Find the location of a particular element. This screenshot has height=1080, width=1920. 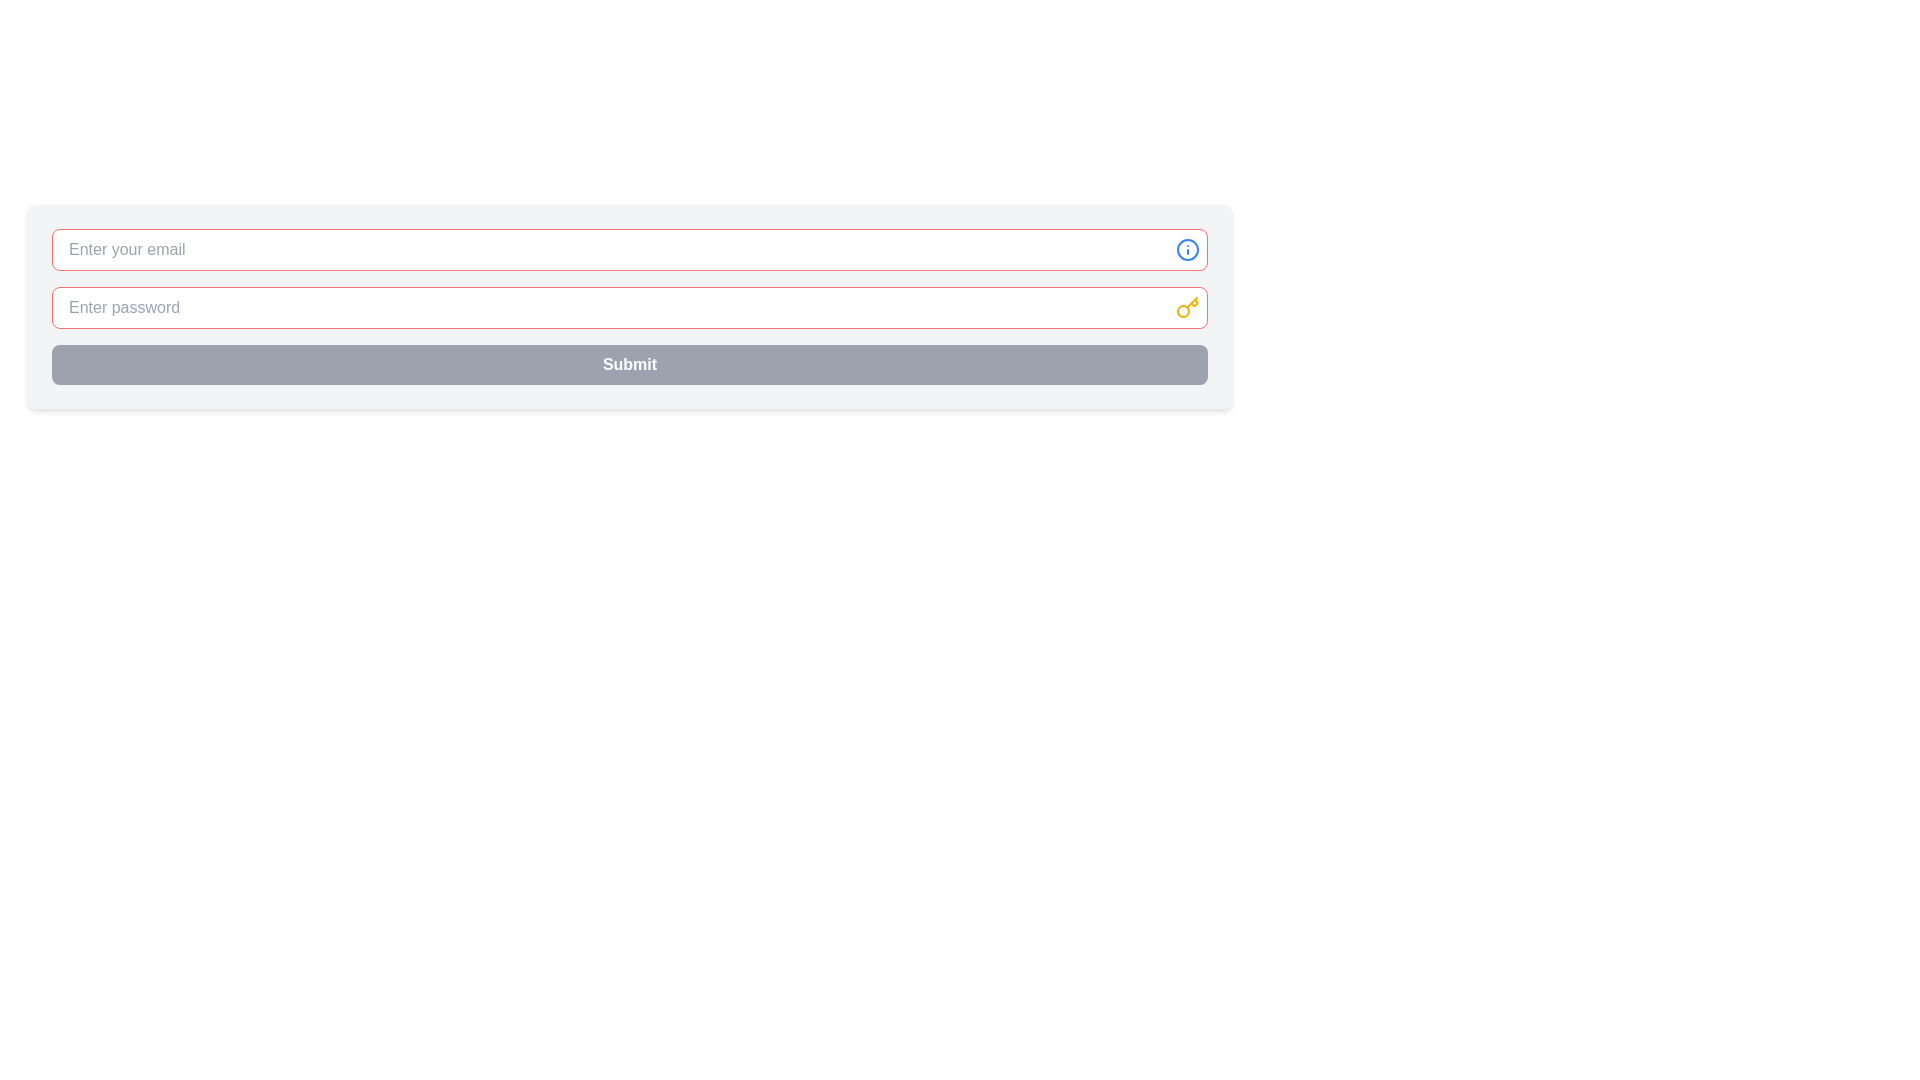

the wide rectangular 'Submit' button with a gray background and bold white text is located at coordinates (628, 365).